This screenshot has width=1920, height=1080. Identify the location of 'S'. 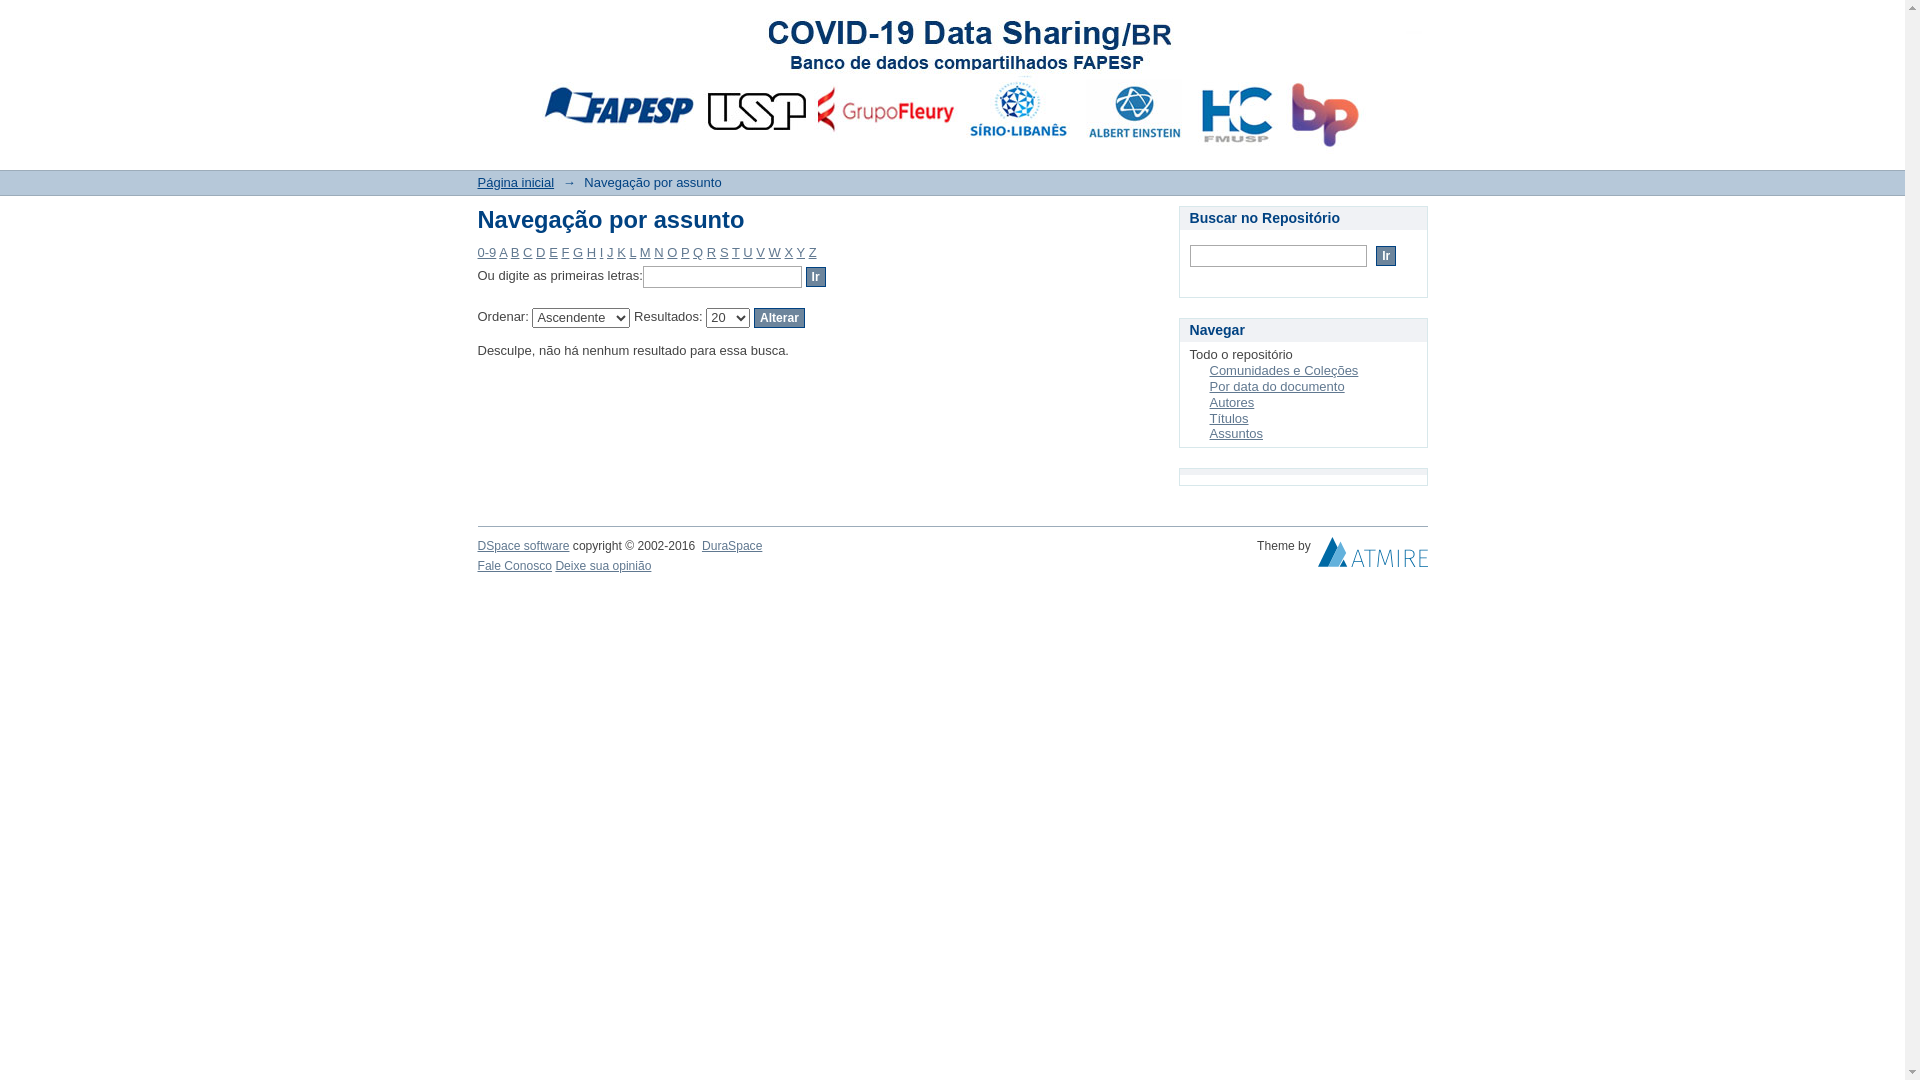
(720, 251).